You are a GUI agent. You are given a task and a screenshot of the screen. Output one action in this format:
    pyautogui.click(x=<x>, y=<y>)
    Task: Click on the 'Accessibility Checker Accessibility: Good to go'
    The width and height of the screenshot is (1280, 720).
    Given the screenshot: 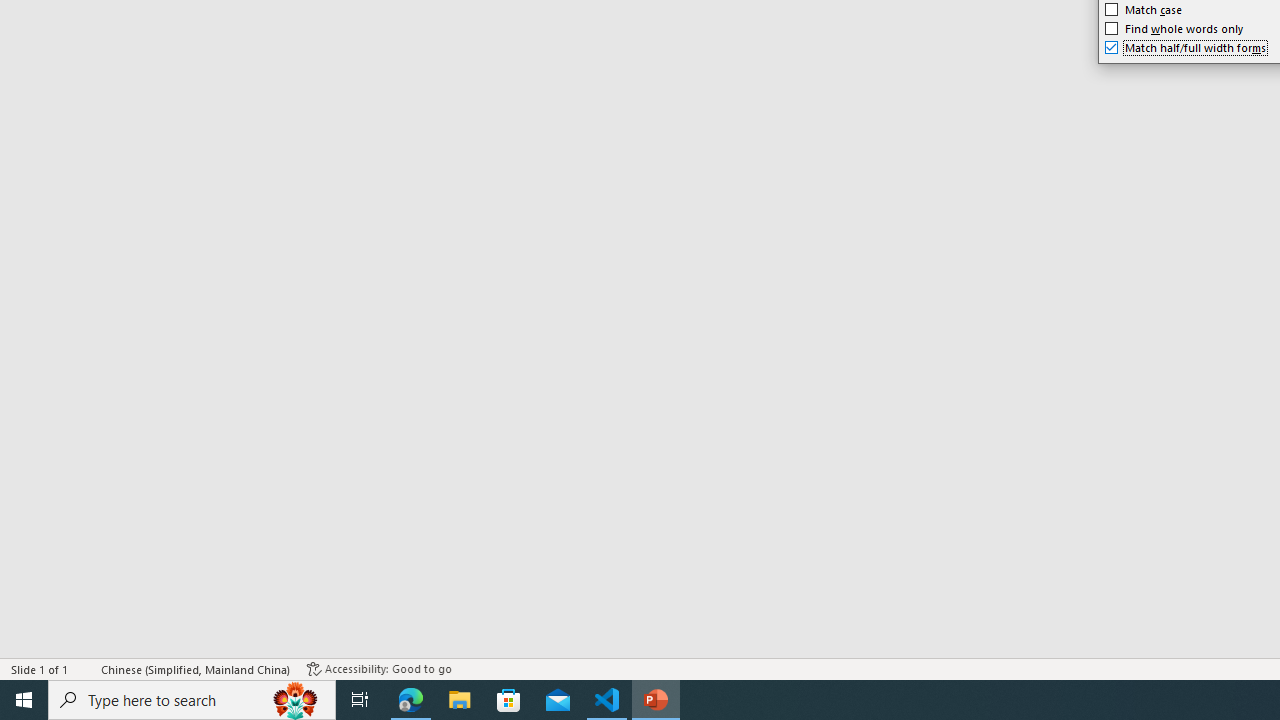 What is the action you would take?
    pyautogui.click(x=379, y=669)
    